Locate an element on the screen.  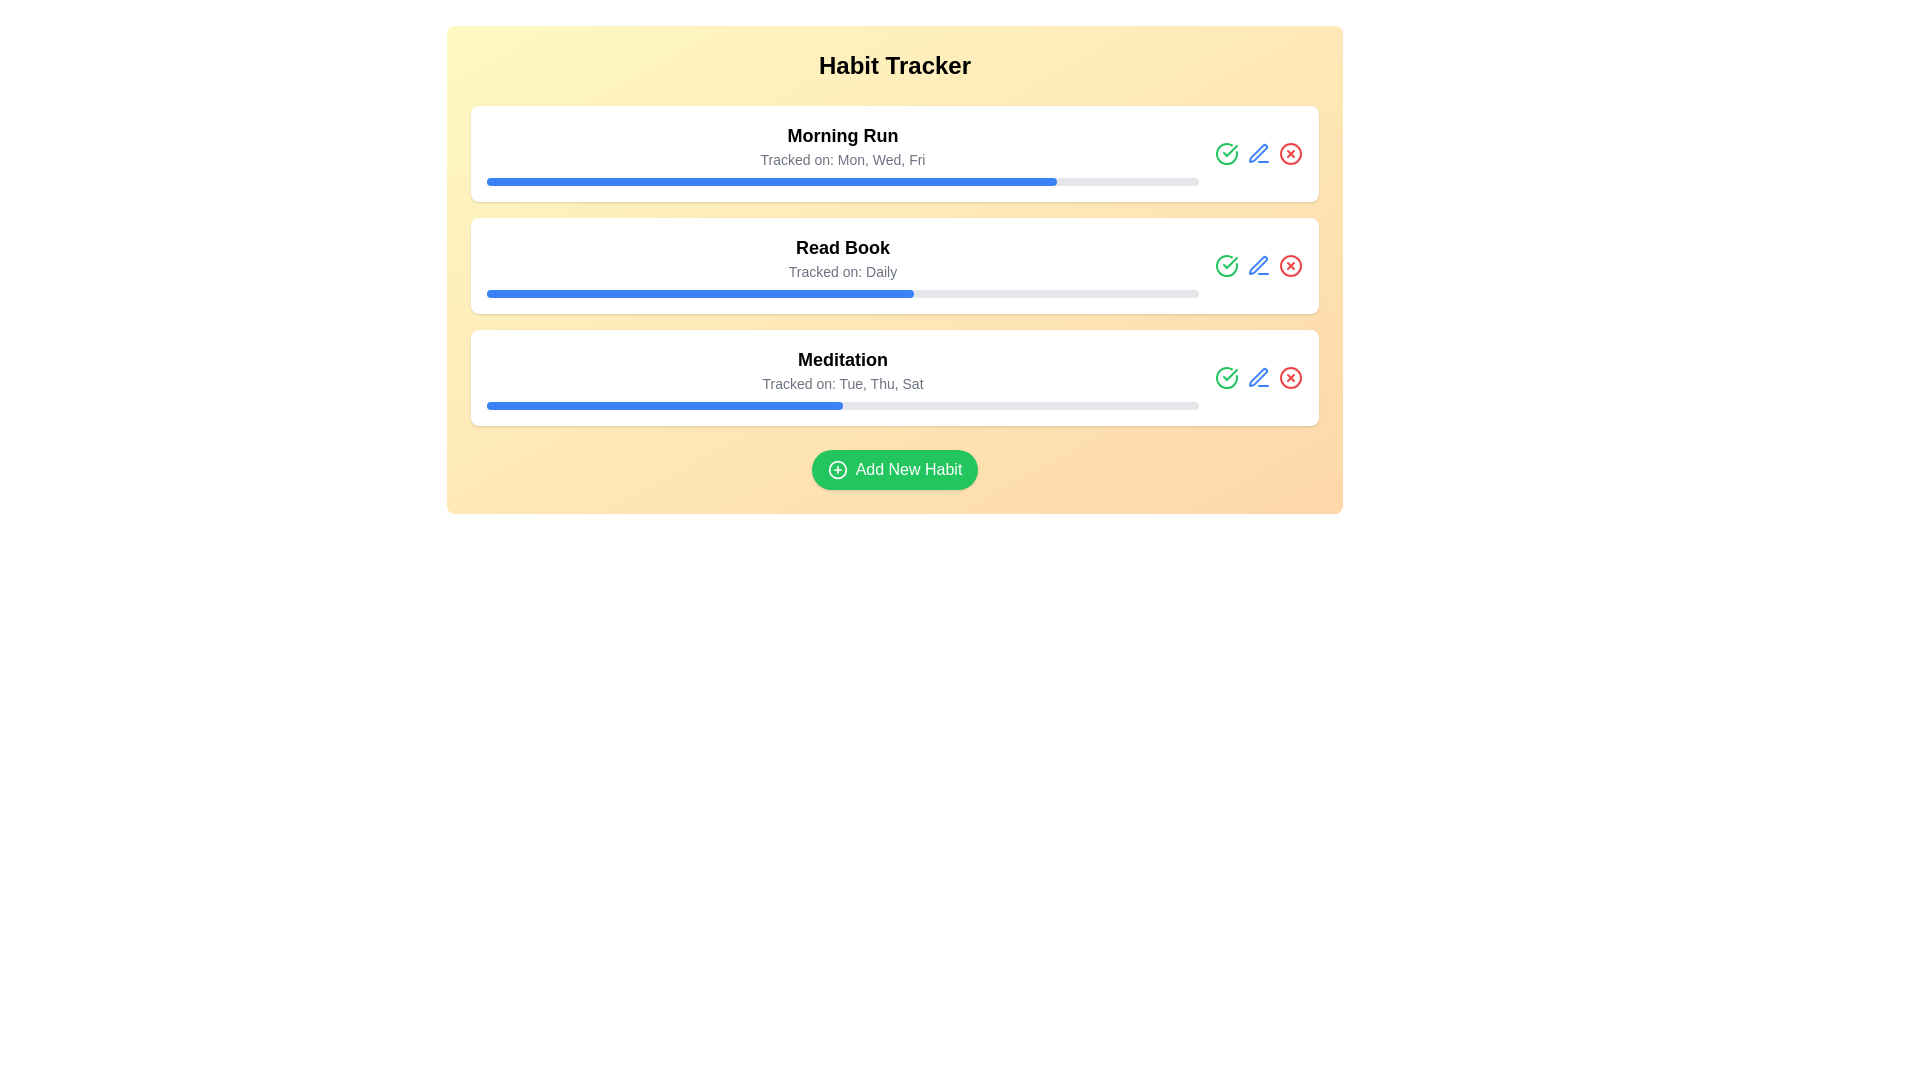
the green button labeled 'Add New Habit' is located at coordinates (893, 470).